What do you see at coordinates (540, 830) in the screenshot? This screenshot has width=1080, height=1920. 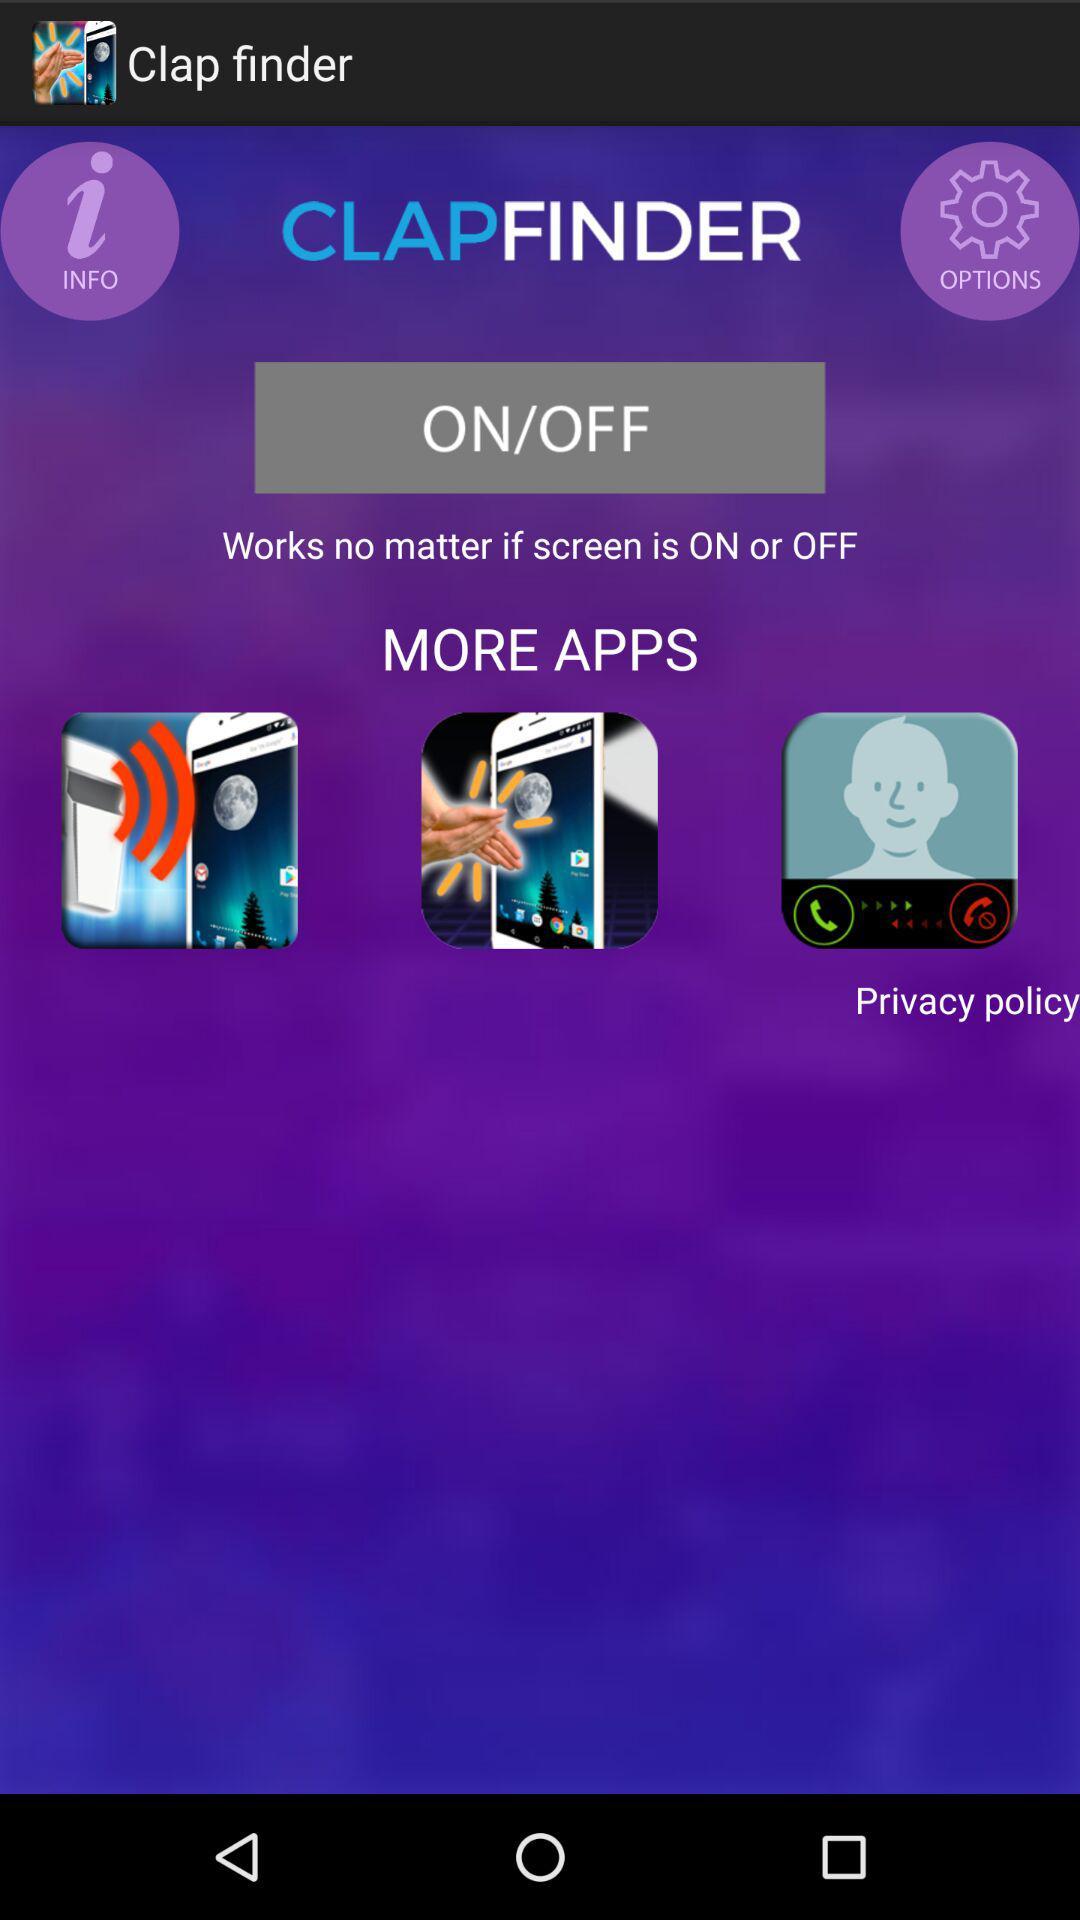 I see `choose app` at bounding box center [540, 830].